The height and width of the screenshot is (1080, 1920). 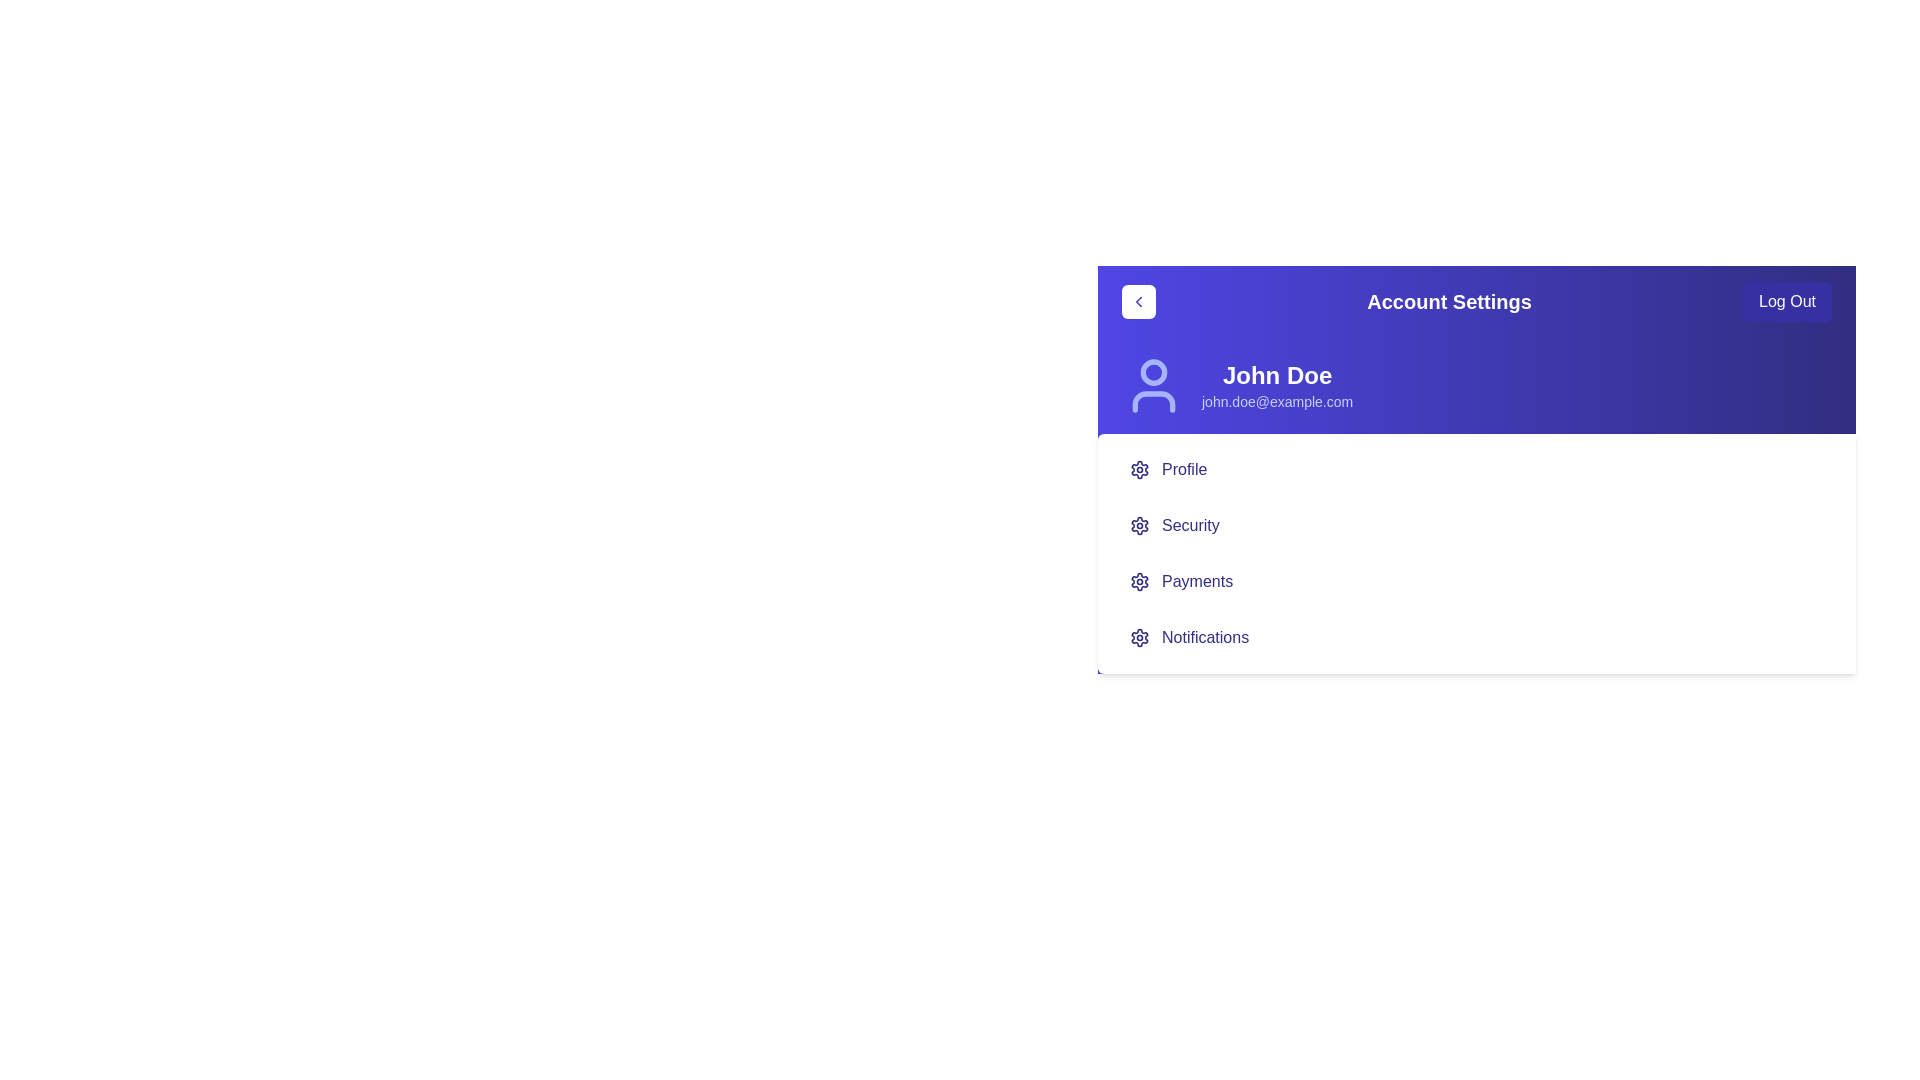 What do you see at coordinates (1140, 582) in the screenshot?
I see `the gear icon representing settings for the 'Payments' section` at bounding box center [1140, 582].